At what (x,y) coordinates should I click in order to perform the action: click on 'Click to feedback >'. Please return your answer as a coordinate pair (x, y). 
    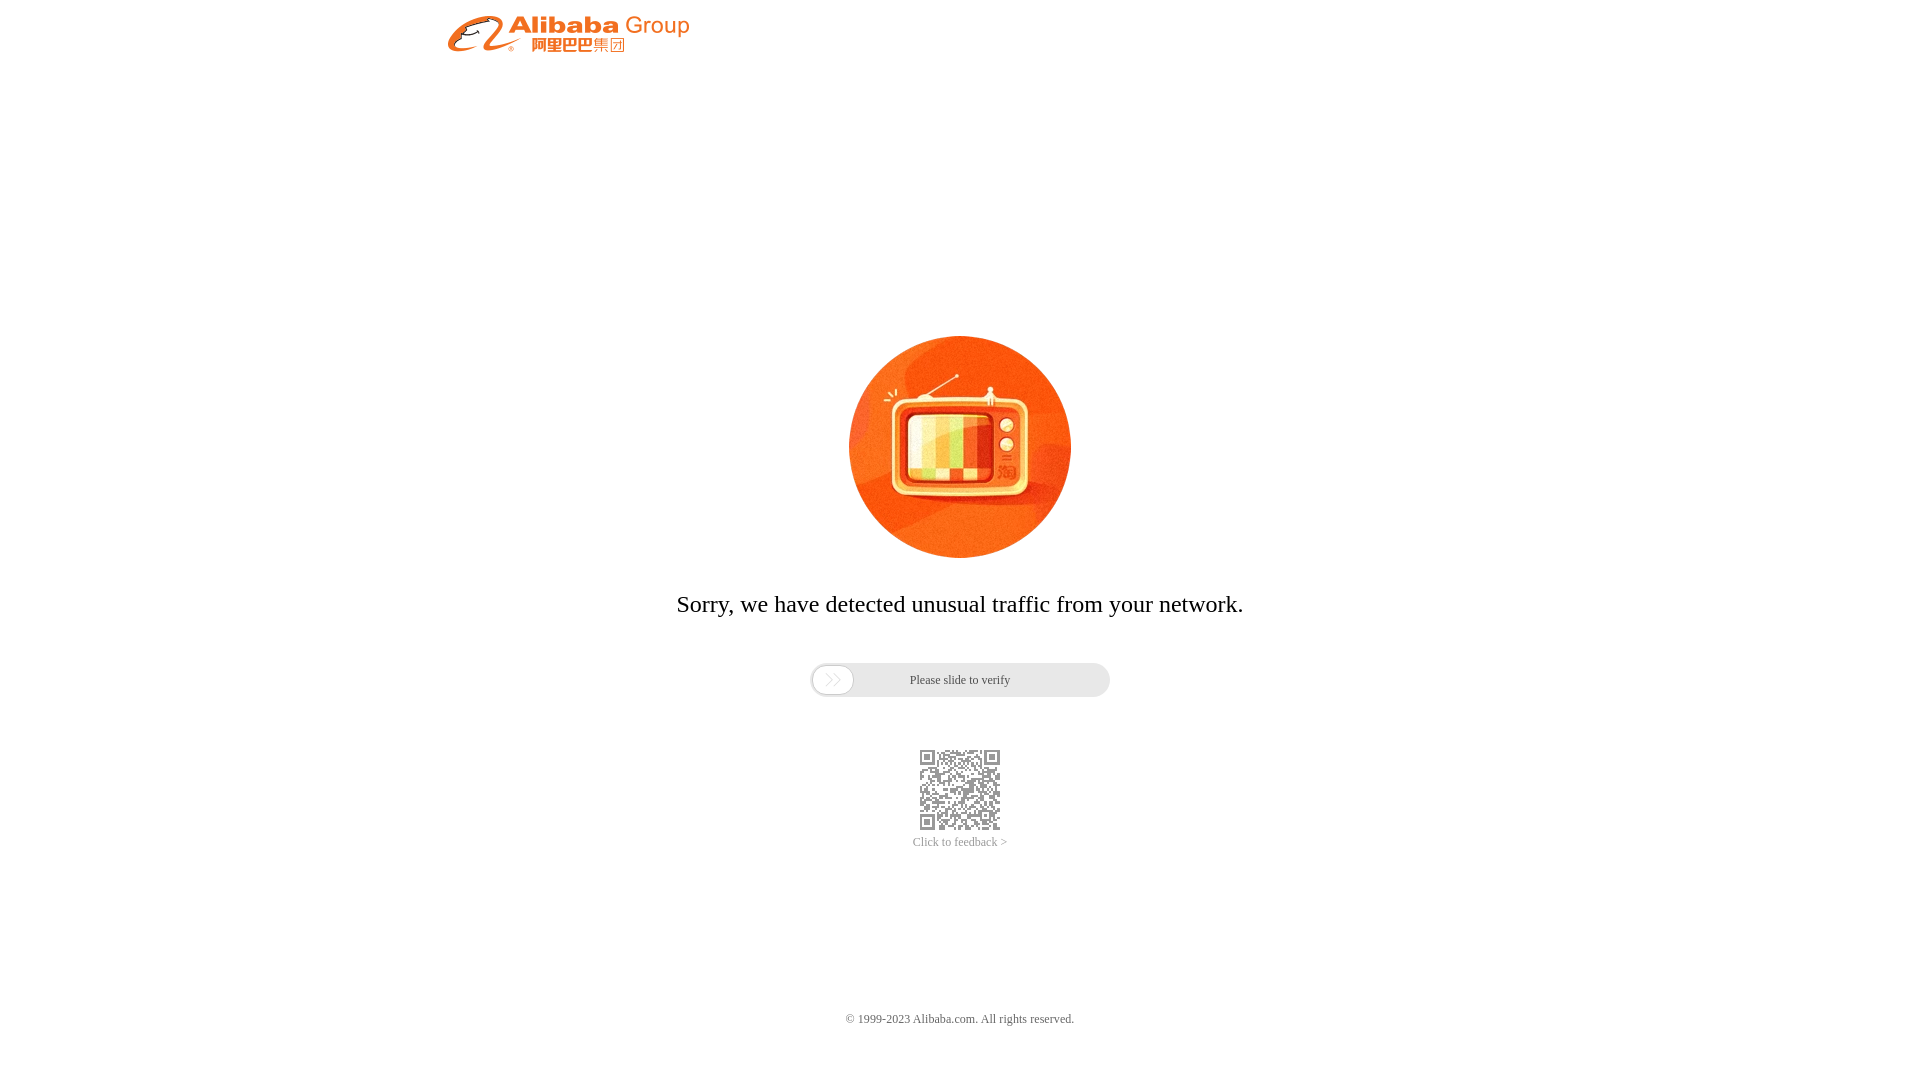
    Looking at the image, I should click on (960, 842).